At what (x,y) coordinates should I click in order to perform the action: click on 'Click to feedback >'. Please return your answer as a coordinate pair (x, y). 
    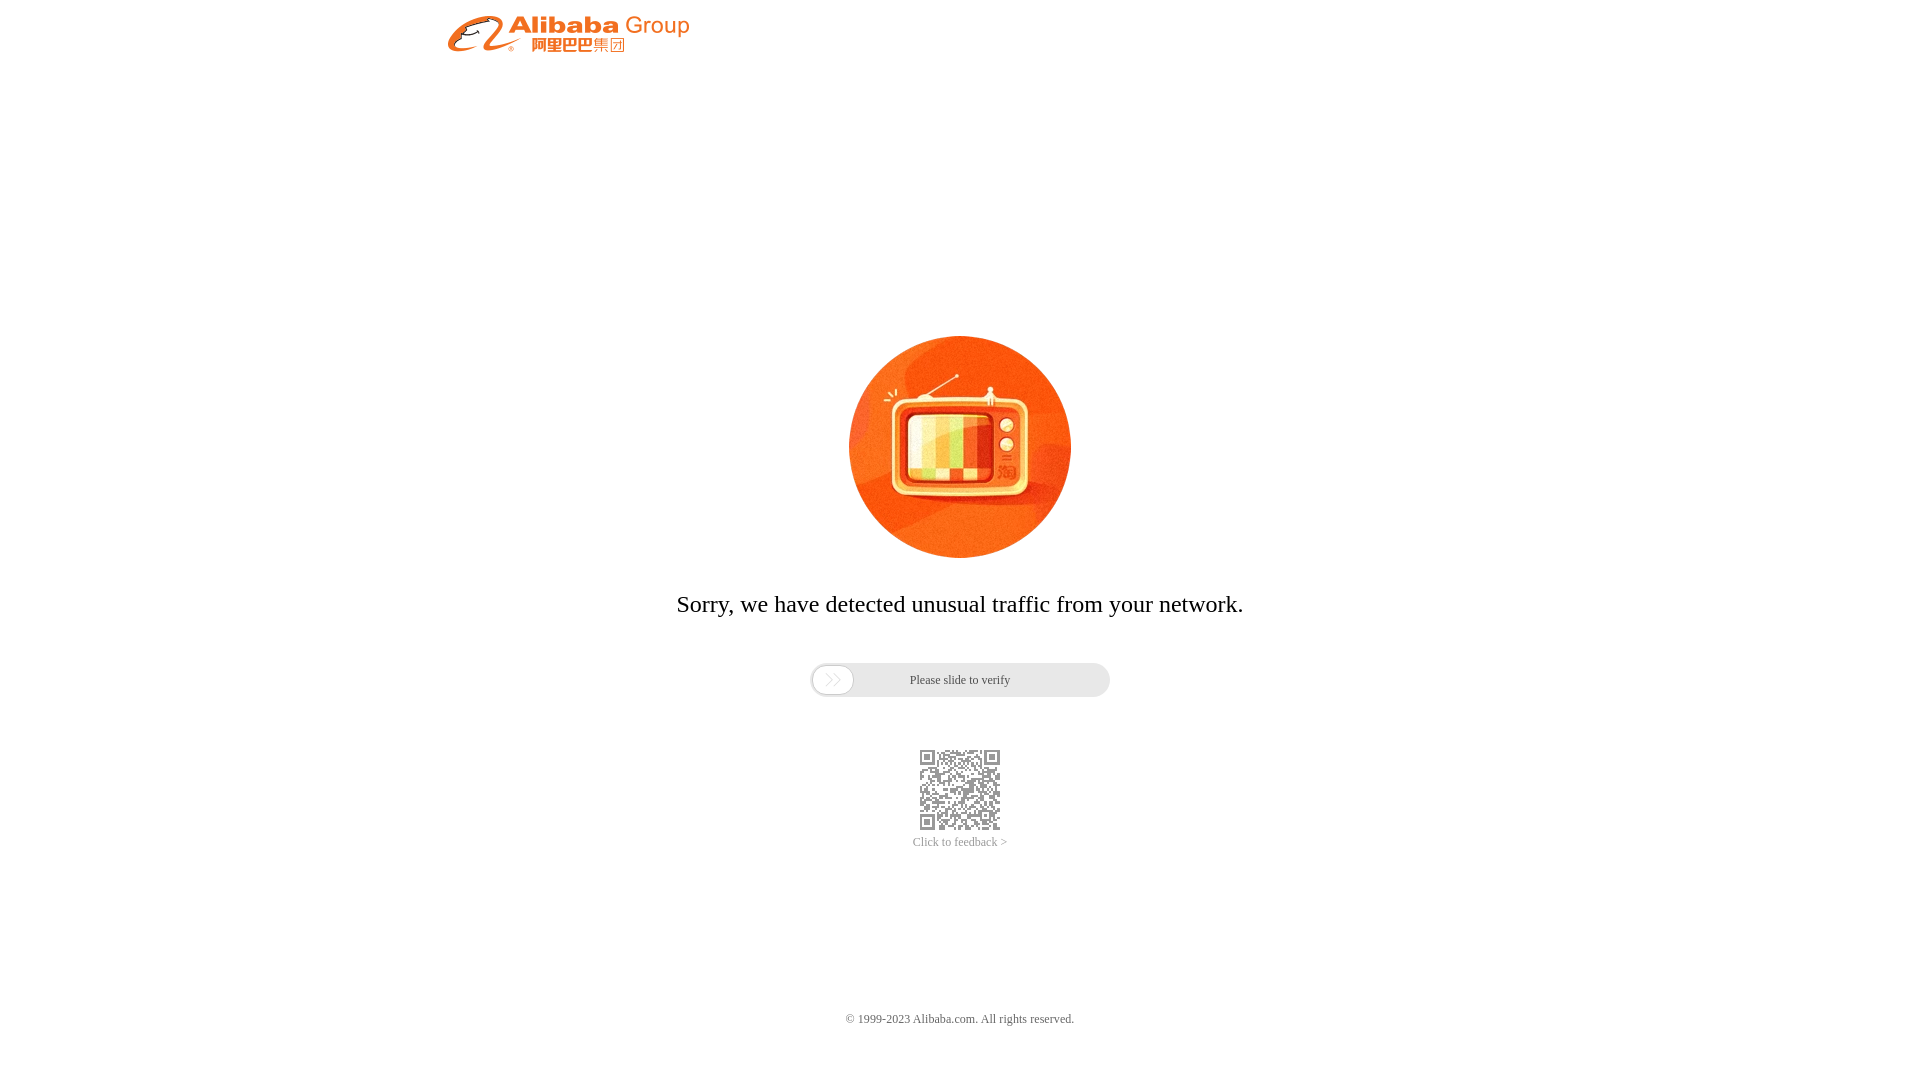
    Looking at the image, I should click on (960, 842).